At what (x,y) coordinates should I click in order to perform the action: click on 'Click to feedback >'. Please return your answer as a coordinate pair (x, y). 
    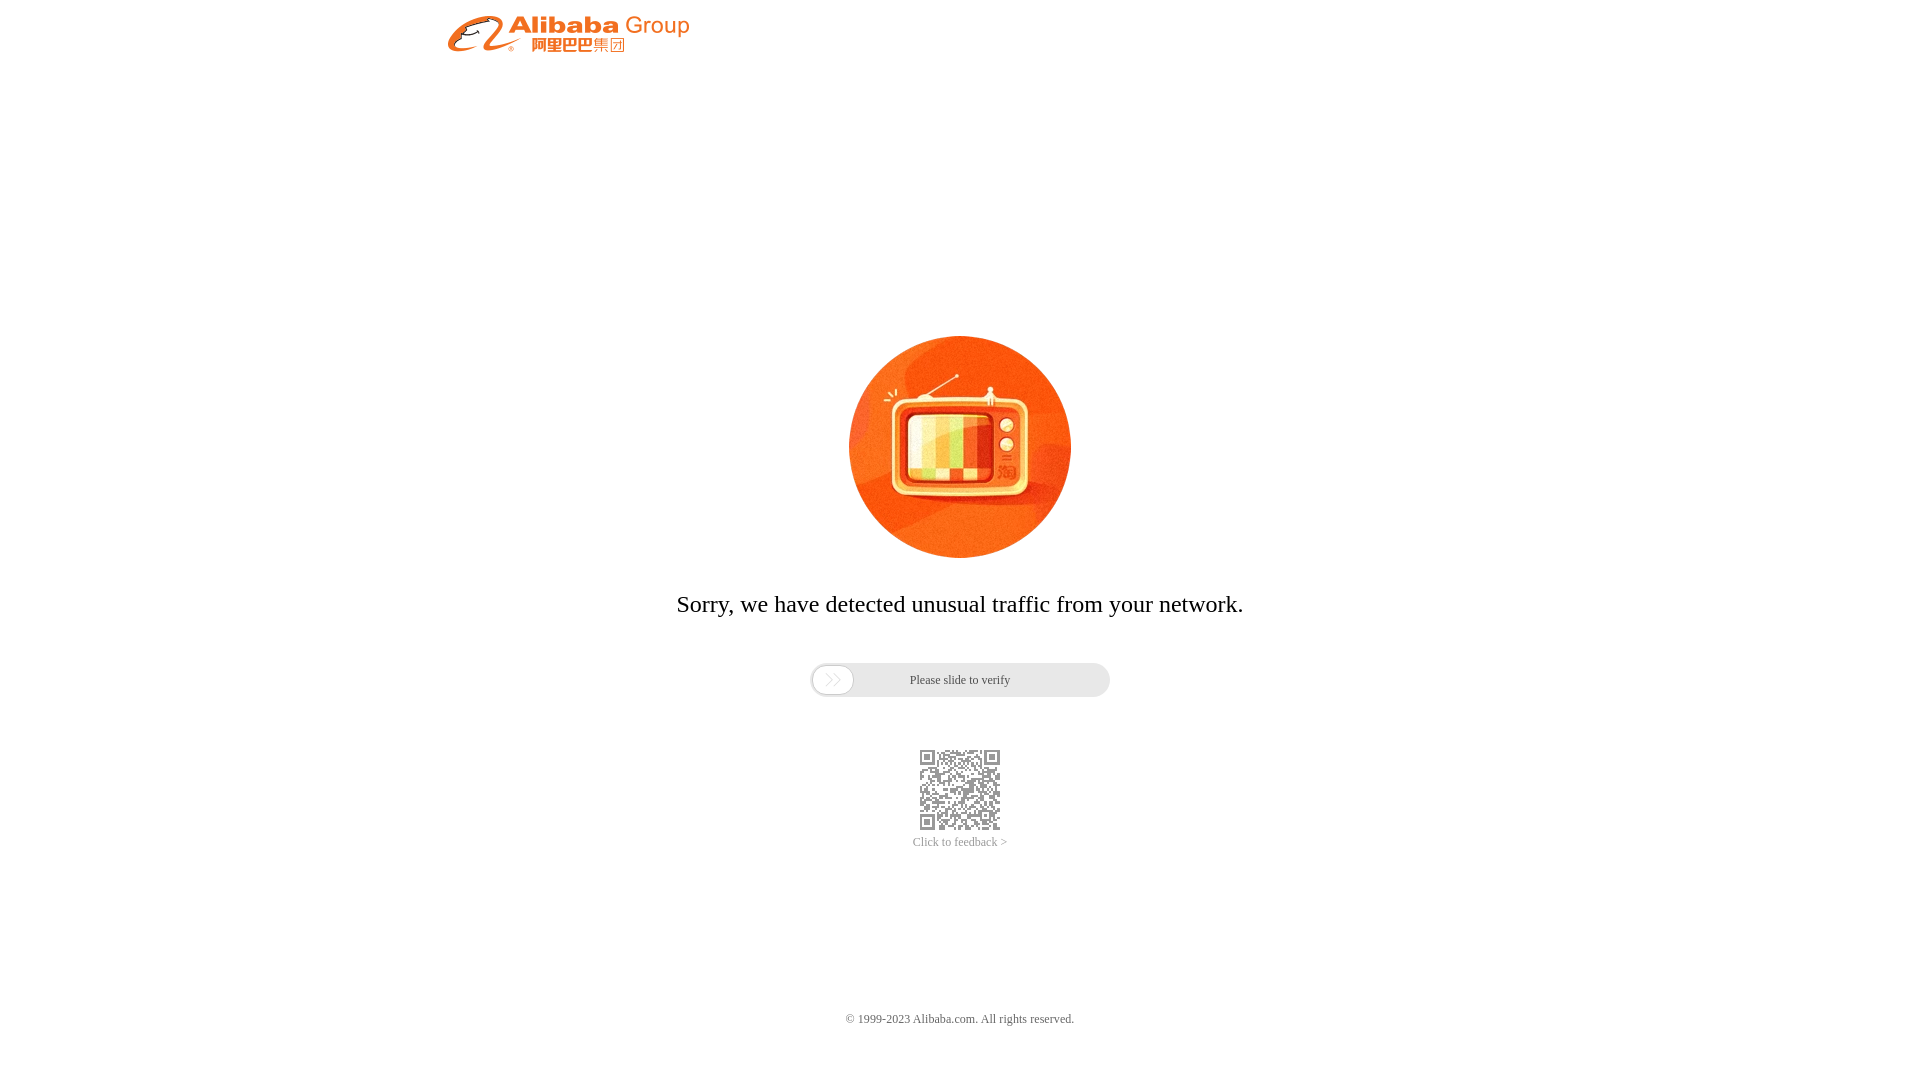
    Looking at the image, I should click on (960, 842).